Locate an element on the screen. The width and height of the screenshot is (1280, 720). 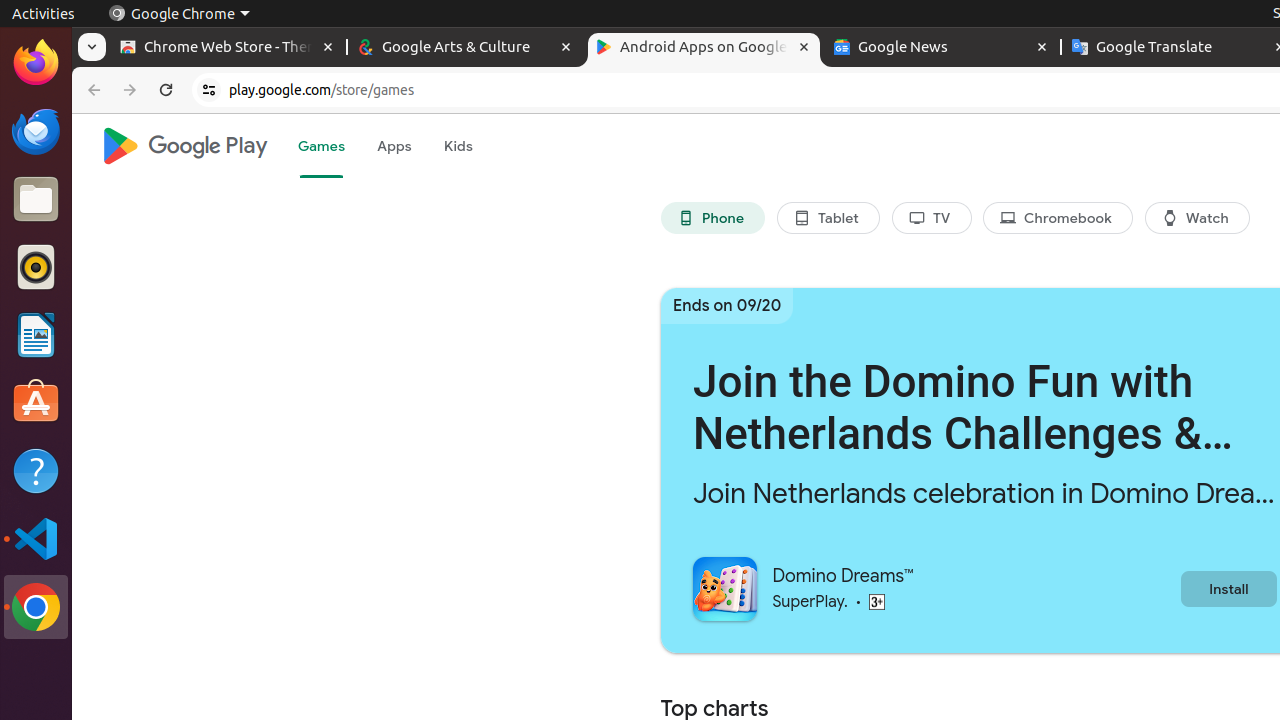
'Chromebook' is located at coordinates (1057, 218).